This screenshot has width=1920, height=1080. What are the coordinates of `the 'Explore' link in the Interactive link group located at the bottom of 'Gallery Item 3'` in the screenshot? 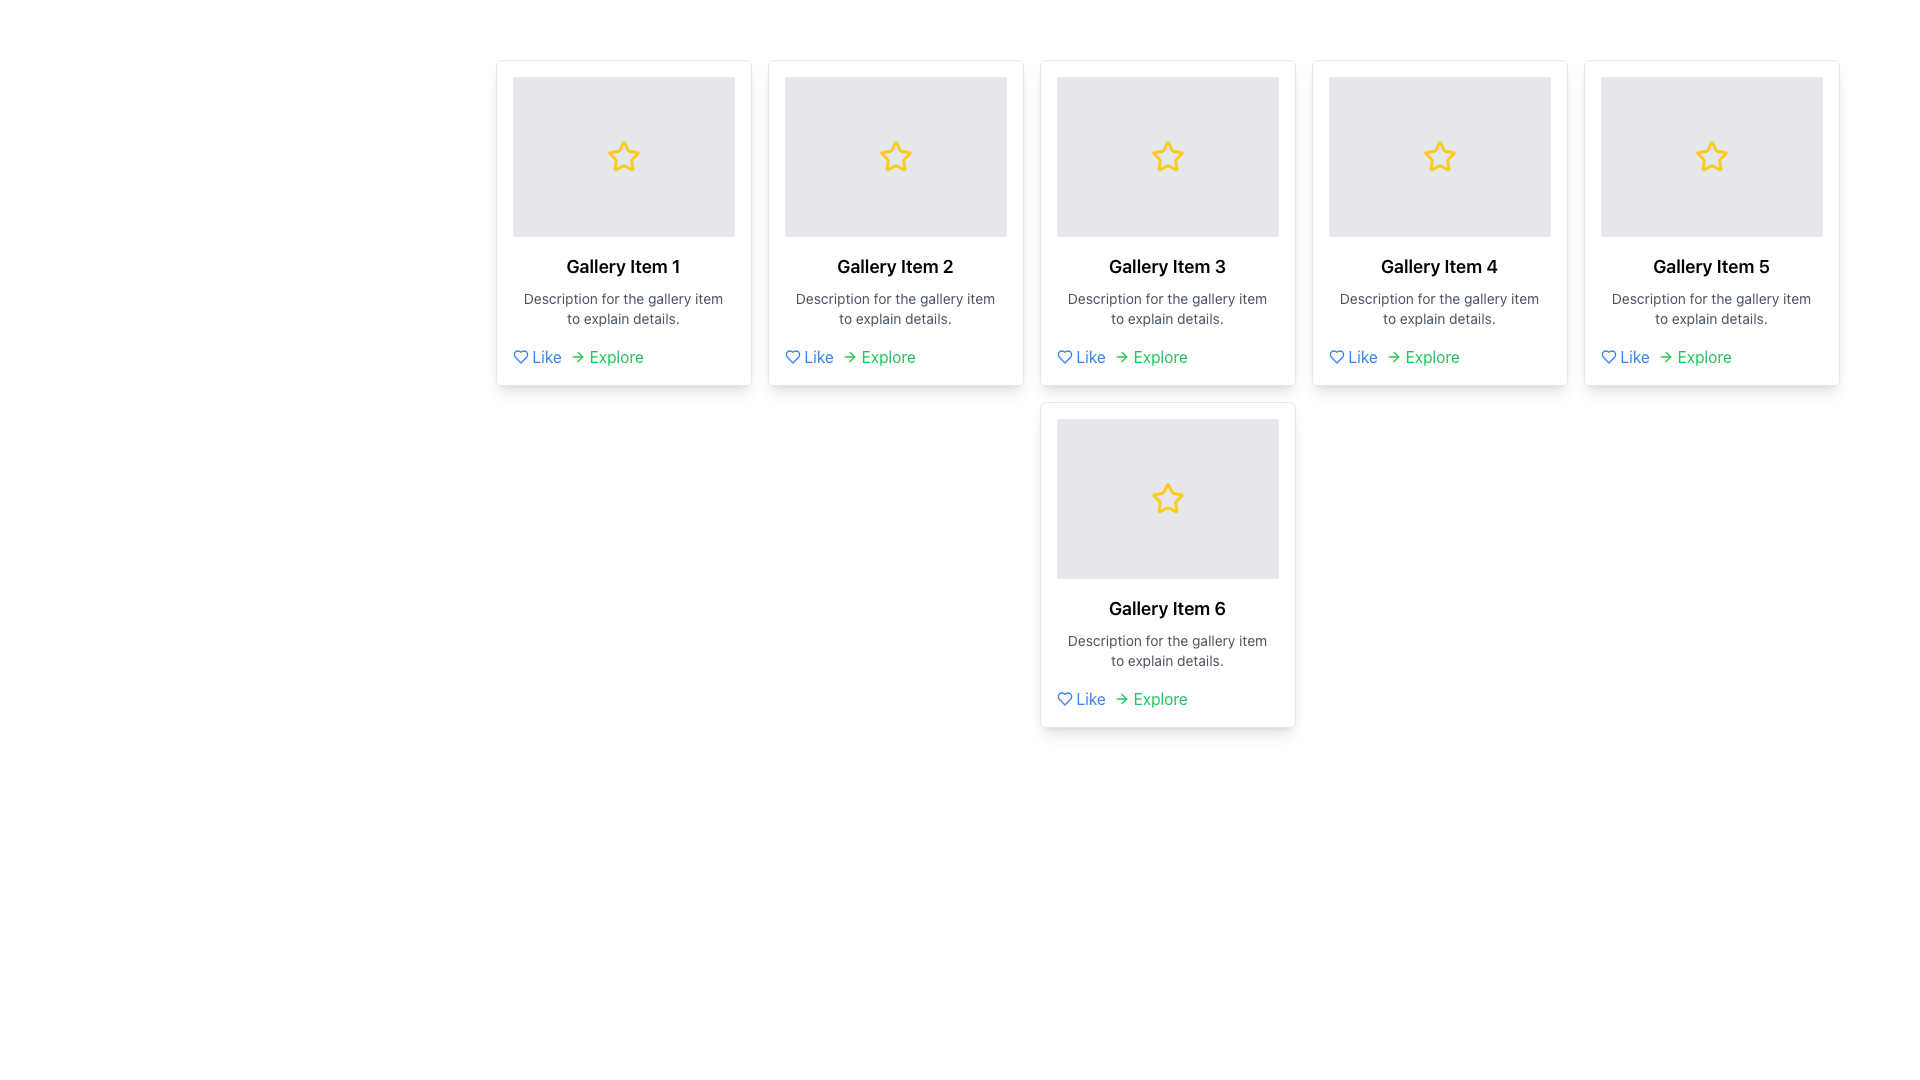 It's located at (1167, 356).